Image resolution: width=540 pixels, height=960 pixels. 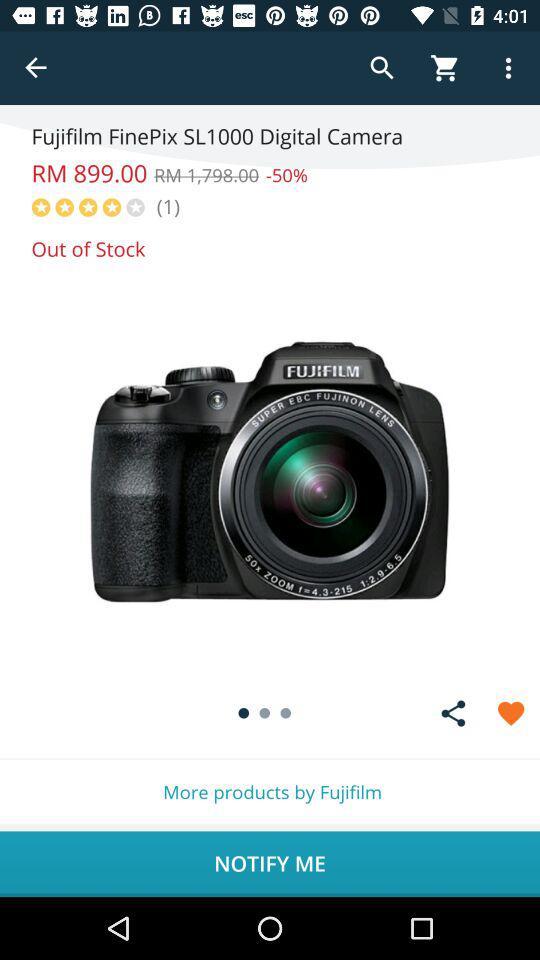 I want to click on images of the item, so click(x=270, y=472).